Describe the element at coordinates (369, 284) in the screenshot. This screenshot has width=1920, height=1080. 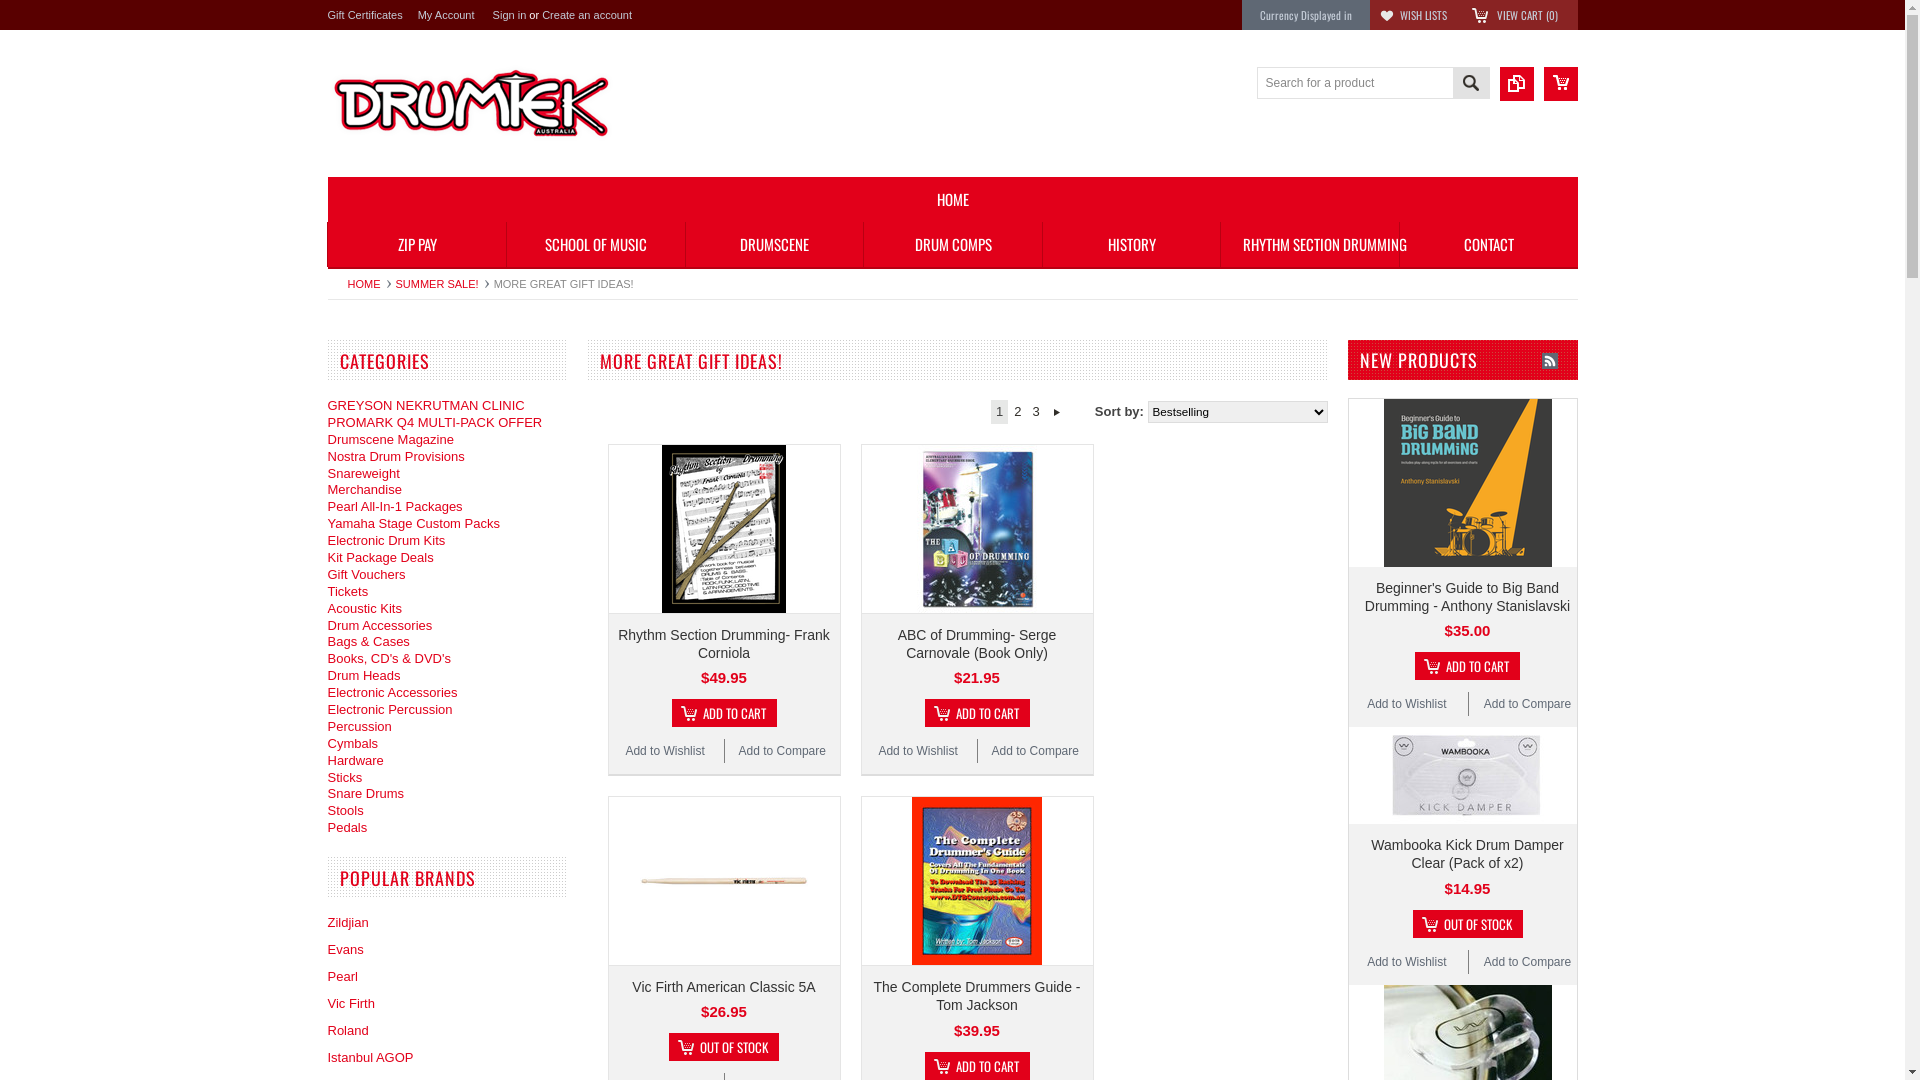
I see `'HOME'` at that location.